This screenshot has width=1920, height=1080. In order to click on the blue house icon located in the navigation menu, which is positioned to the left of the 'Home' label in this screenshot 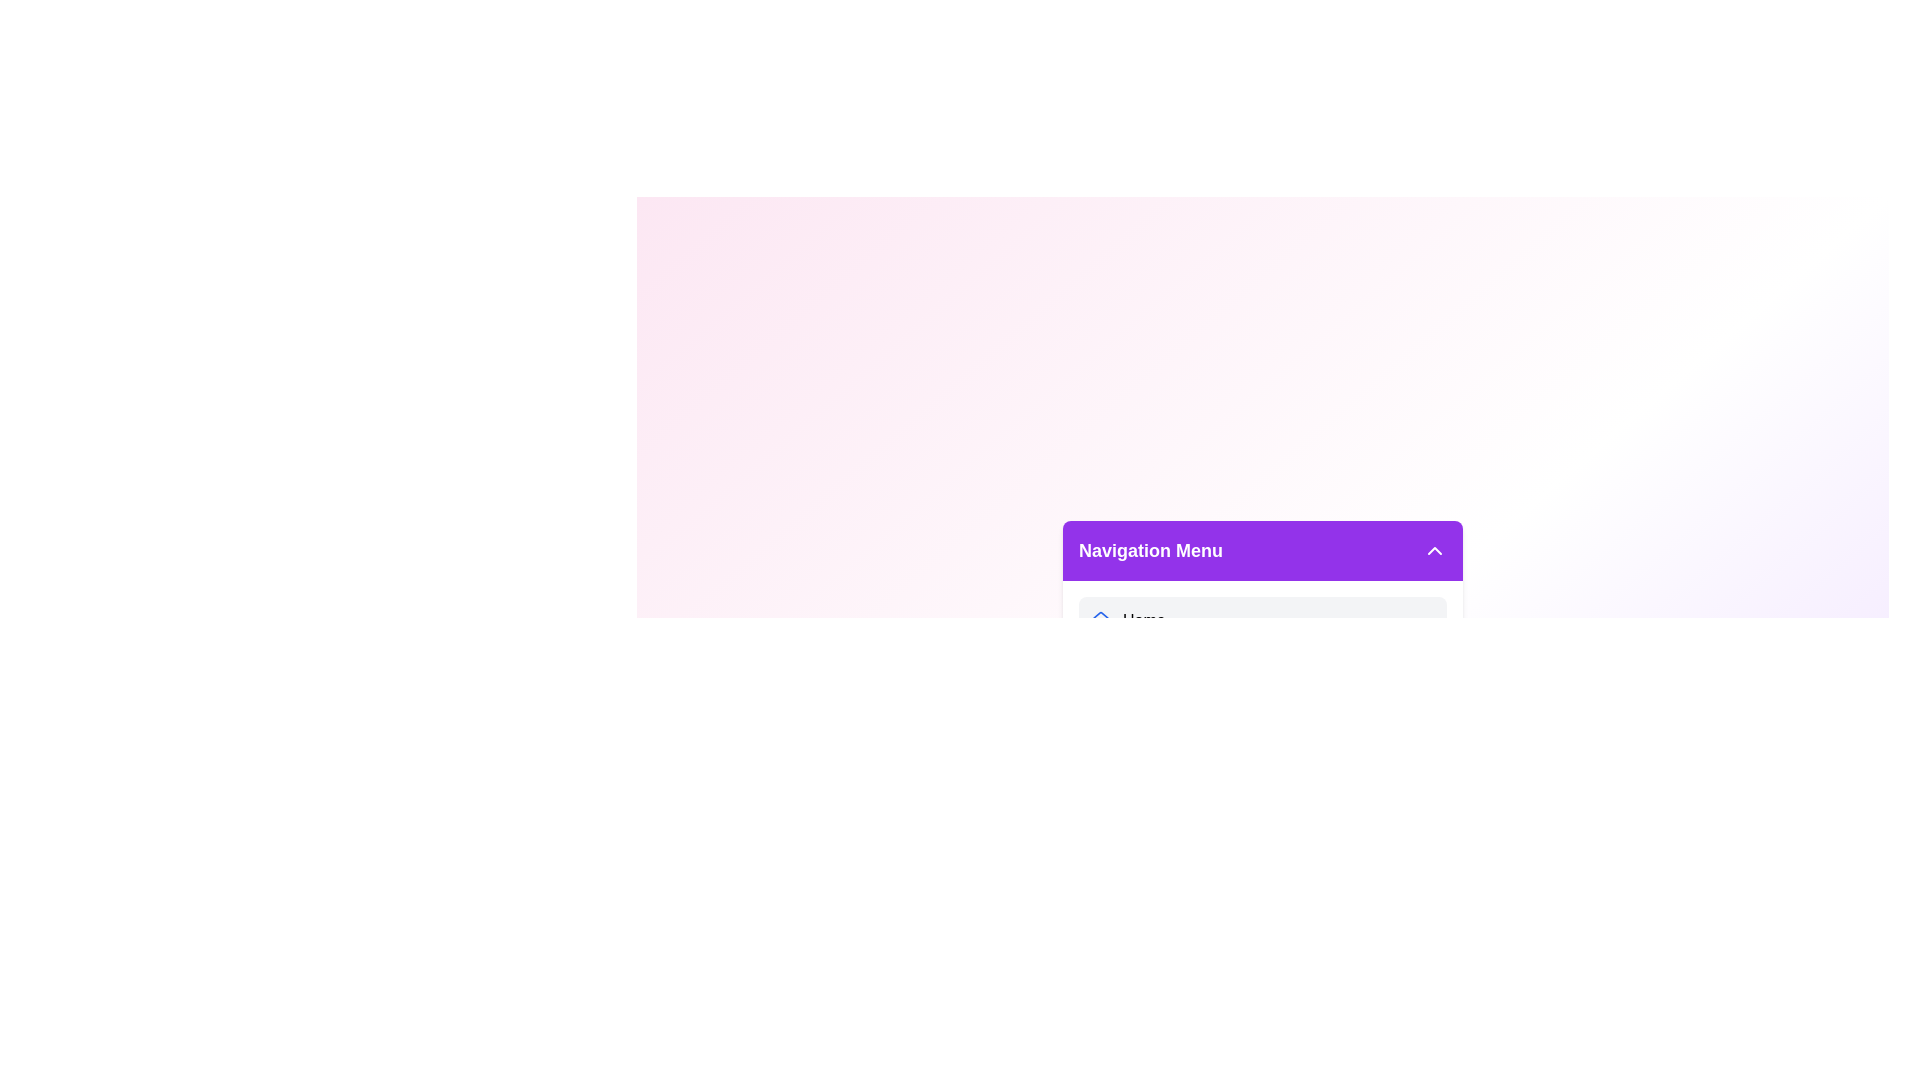, I will do `click(1099, 619)`.